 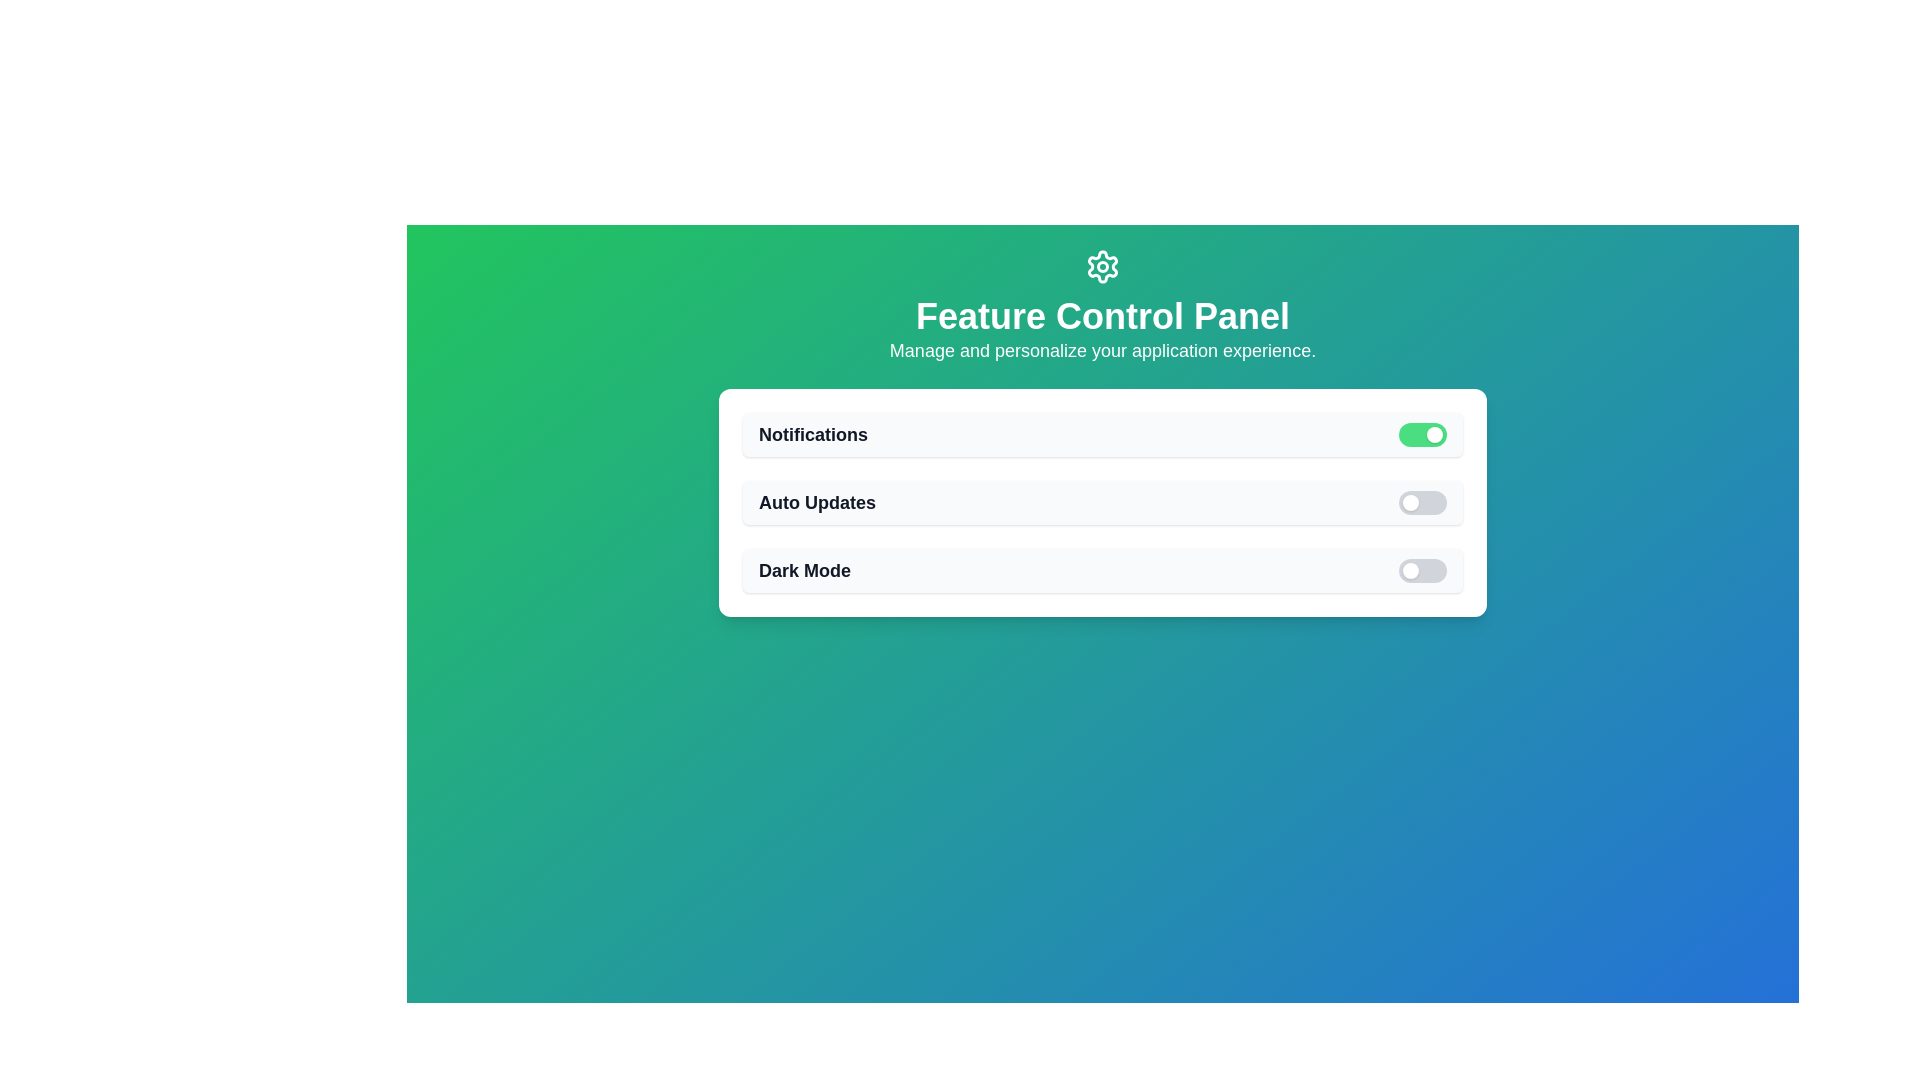 What do you see at coordinates (1421, 501) in the screenshot?
I see `the toggle switch for 'Auto Updates' feature located in the second row of the control panel` at bounding box center [1421, 501].